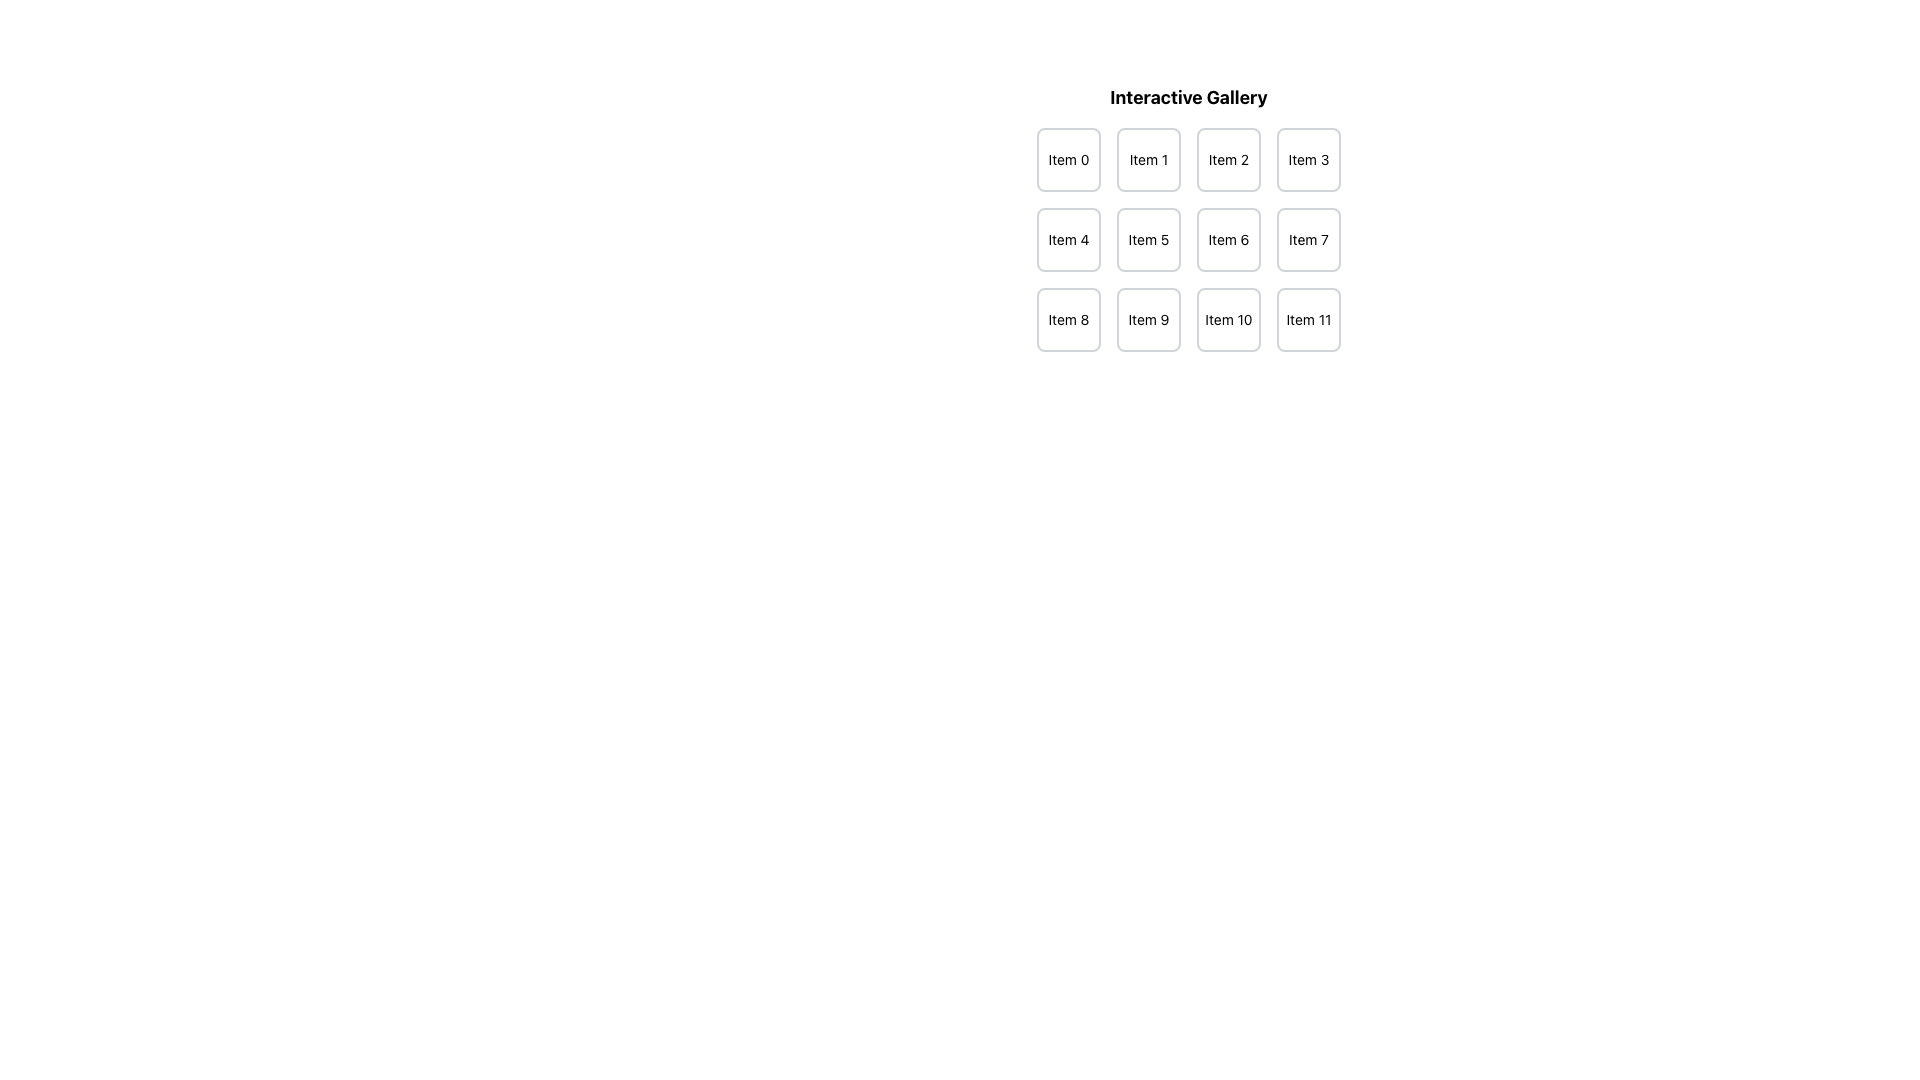  Describe the element at coordinates (1148, 238) in the screenshot. I see `the Text Label displaying 'Item 5' which is located in the second row and second column of a 4x3 grid layout` at that location.